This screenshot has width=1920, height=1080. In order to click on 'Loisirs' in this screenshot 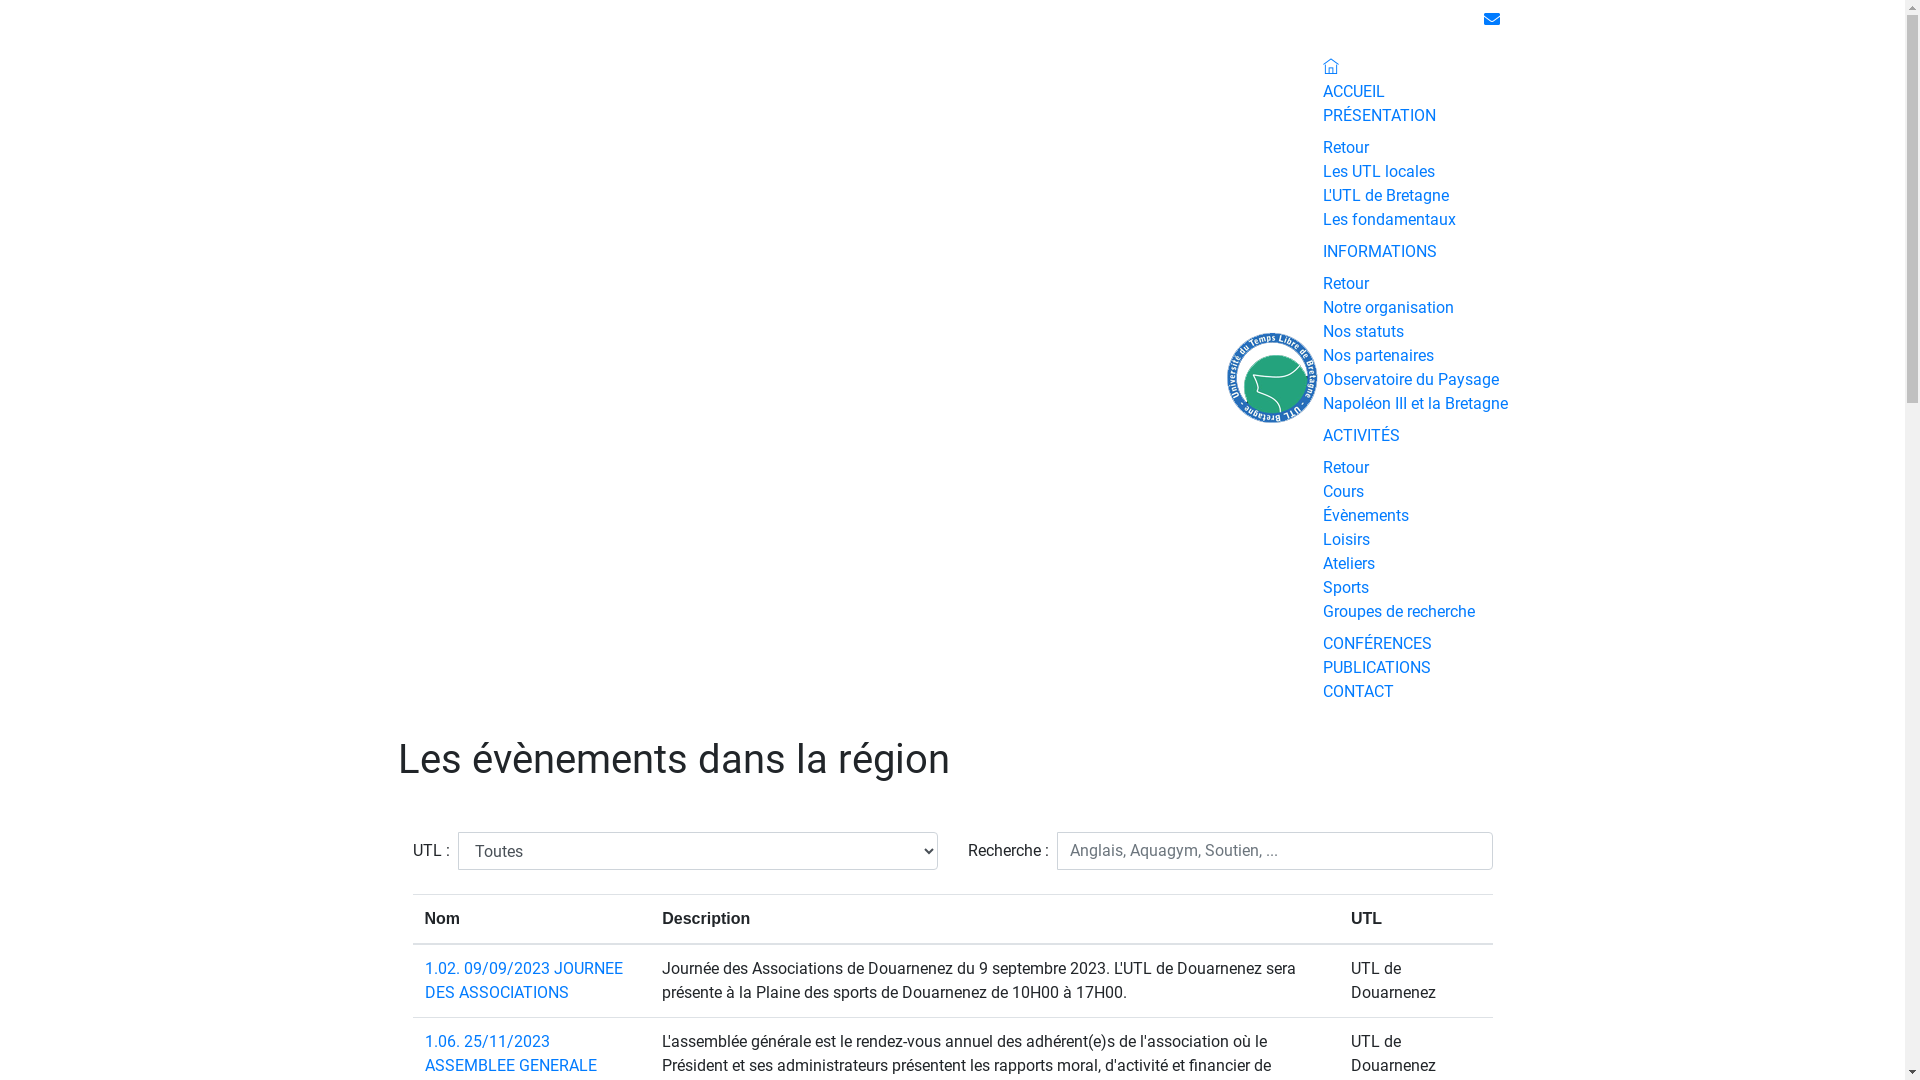, I will do `click(1321, 538)`.